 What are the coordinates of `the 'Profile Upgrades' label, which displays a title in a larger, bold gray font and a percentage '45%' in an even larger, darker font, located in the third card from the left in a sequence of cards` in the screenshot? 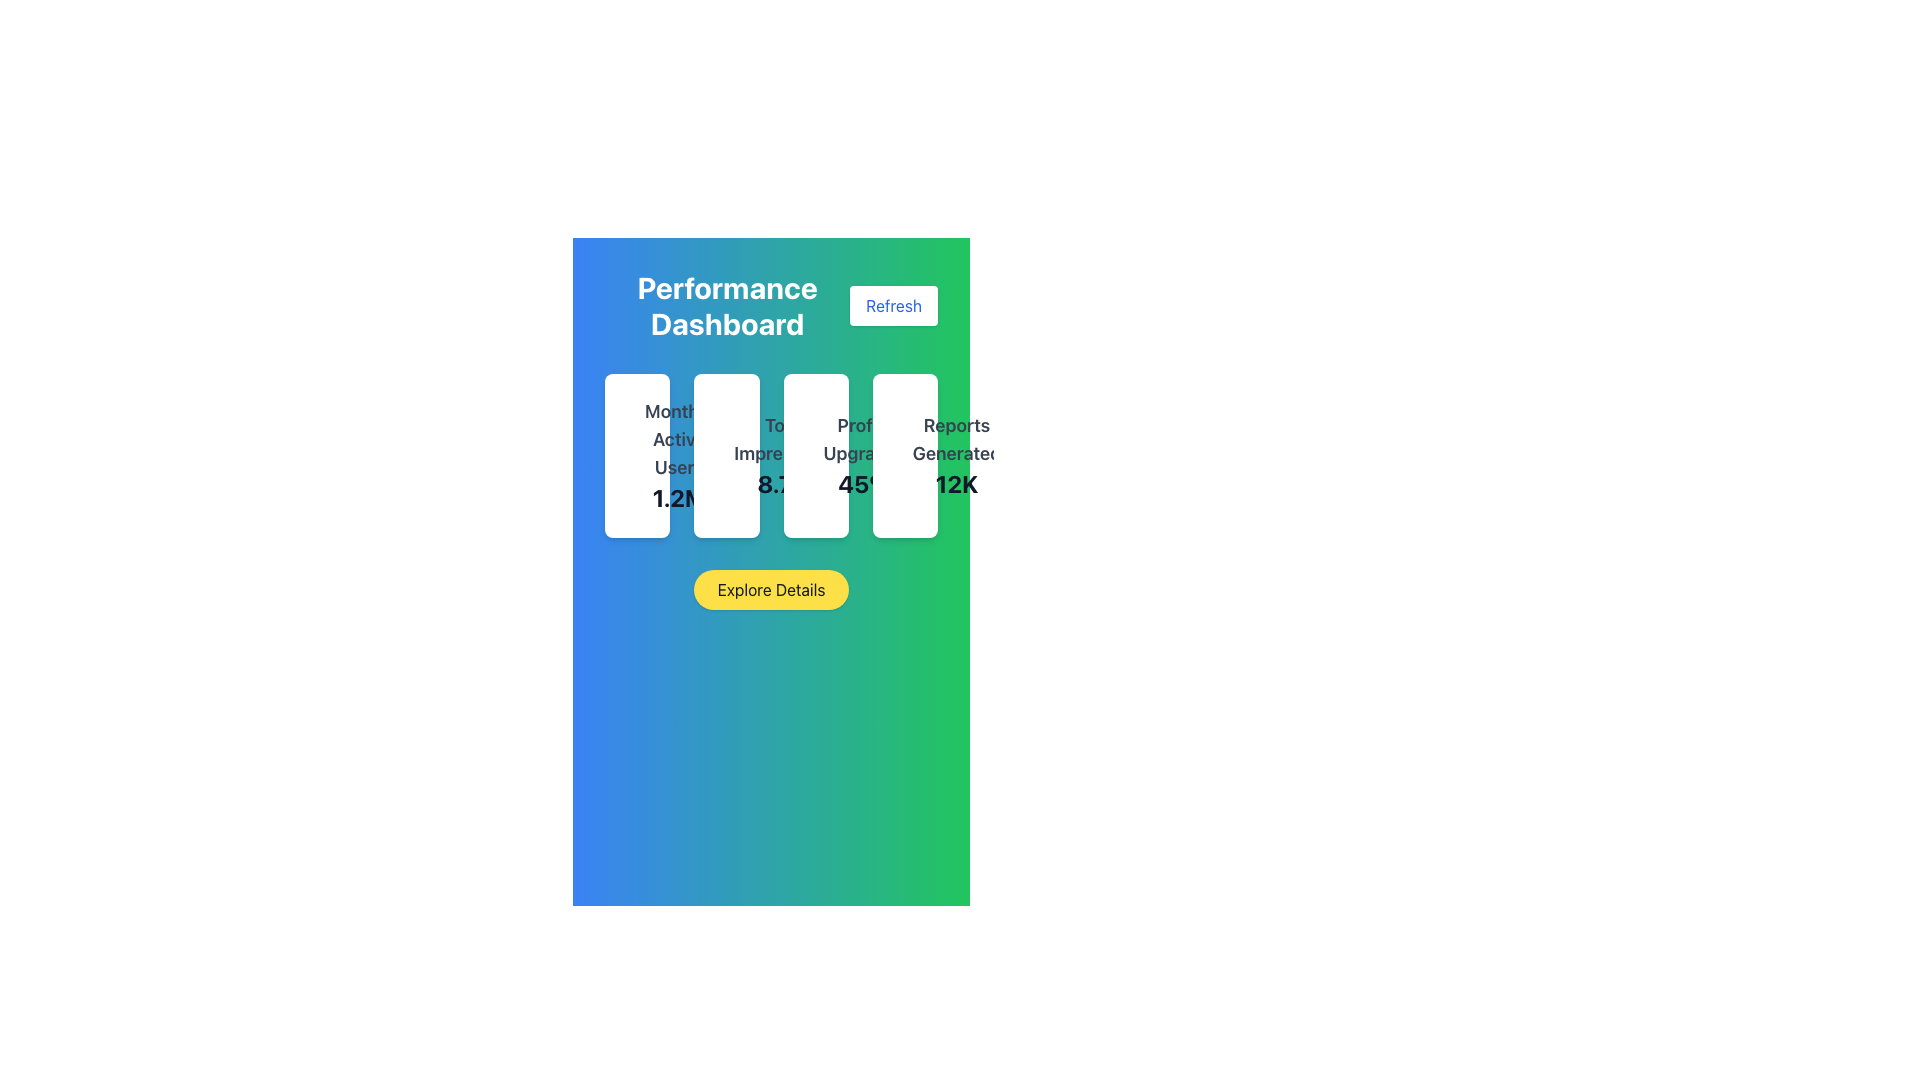 It's located at (864, 455).